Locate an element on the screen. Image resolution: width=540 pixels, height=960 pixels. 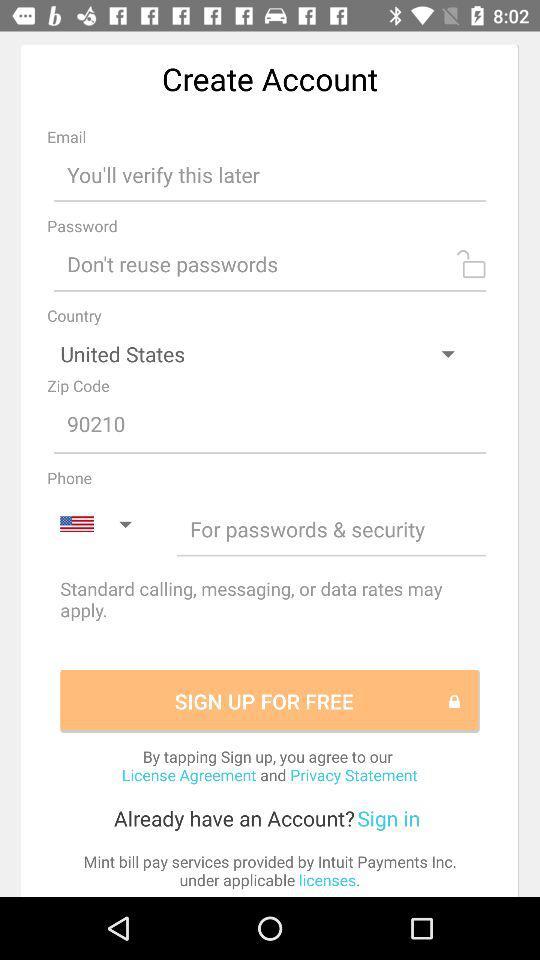
input email is located at coordinates (270, 173).